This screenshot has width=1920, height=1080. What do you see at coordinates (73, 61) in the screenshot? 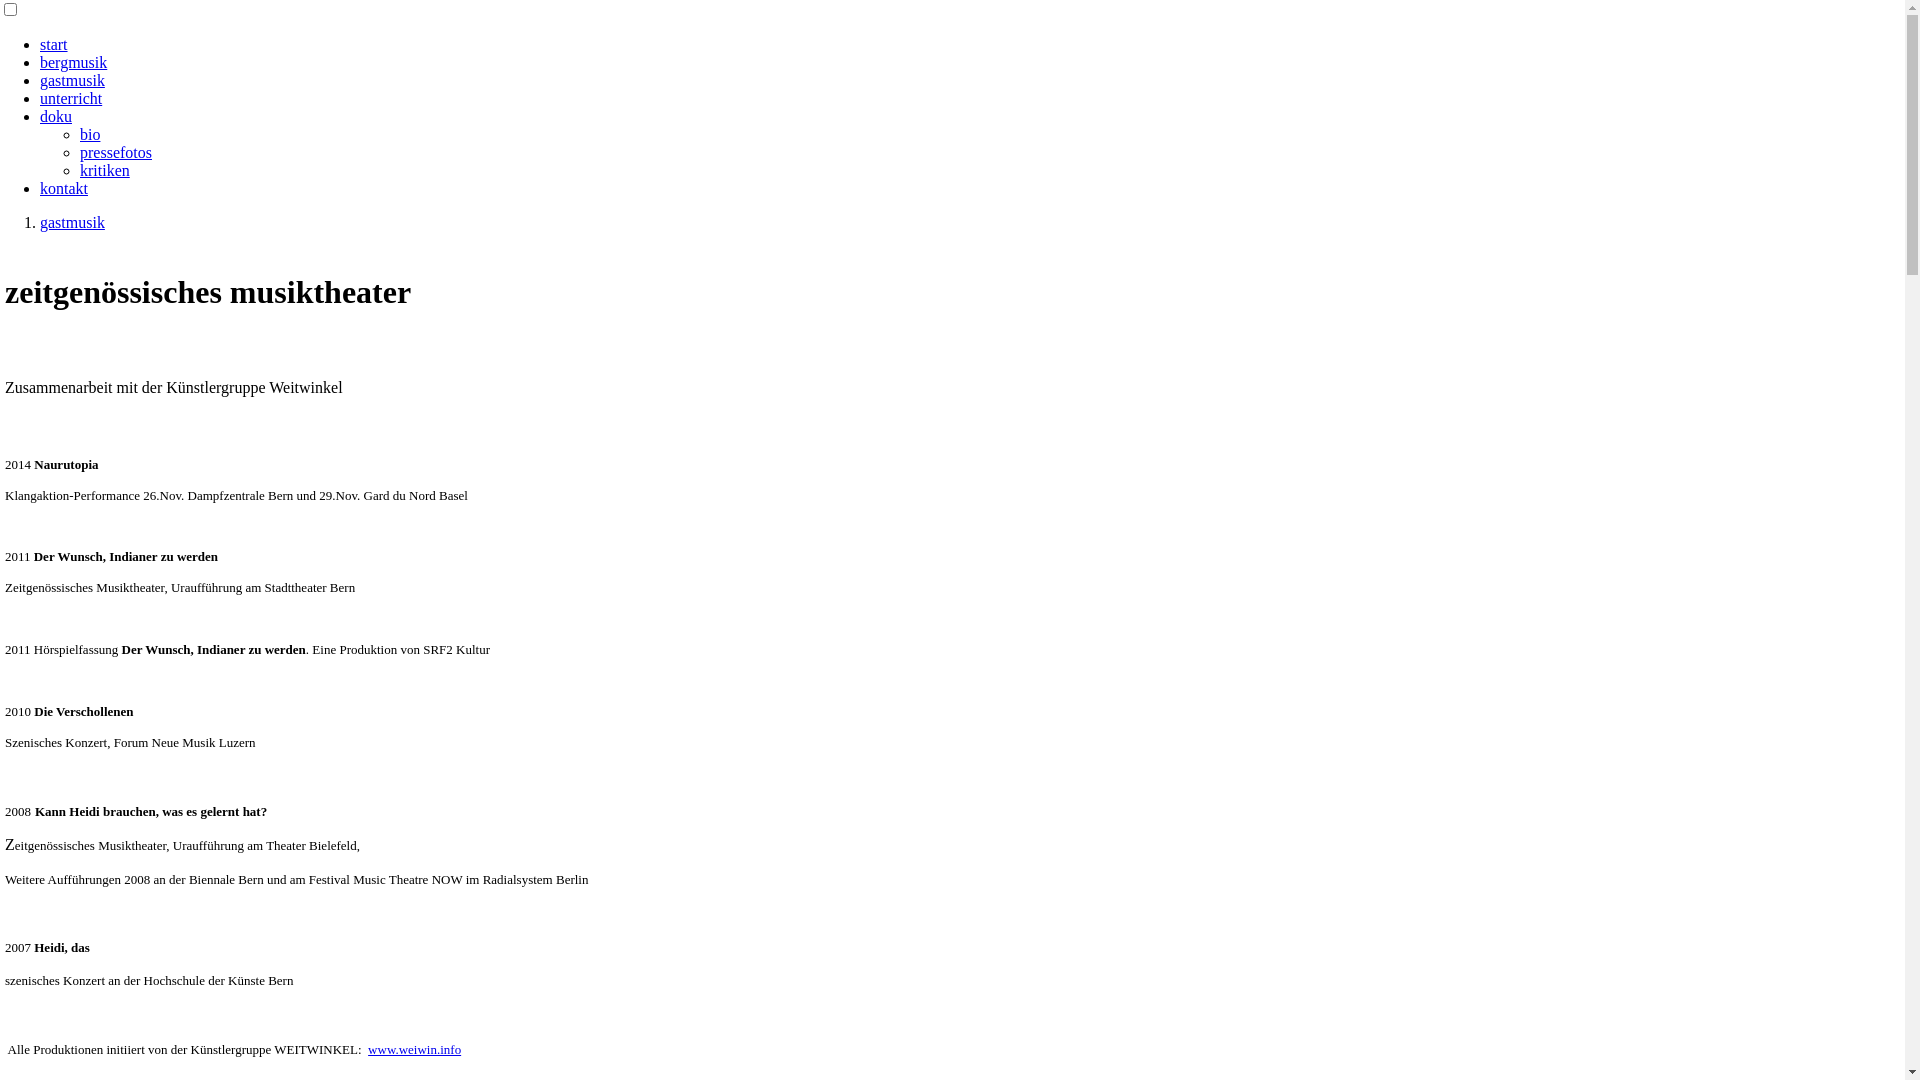
I see `'bergmusik'` at bounding box center [73, 61].